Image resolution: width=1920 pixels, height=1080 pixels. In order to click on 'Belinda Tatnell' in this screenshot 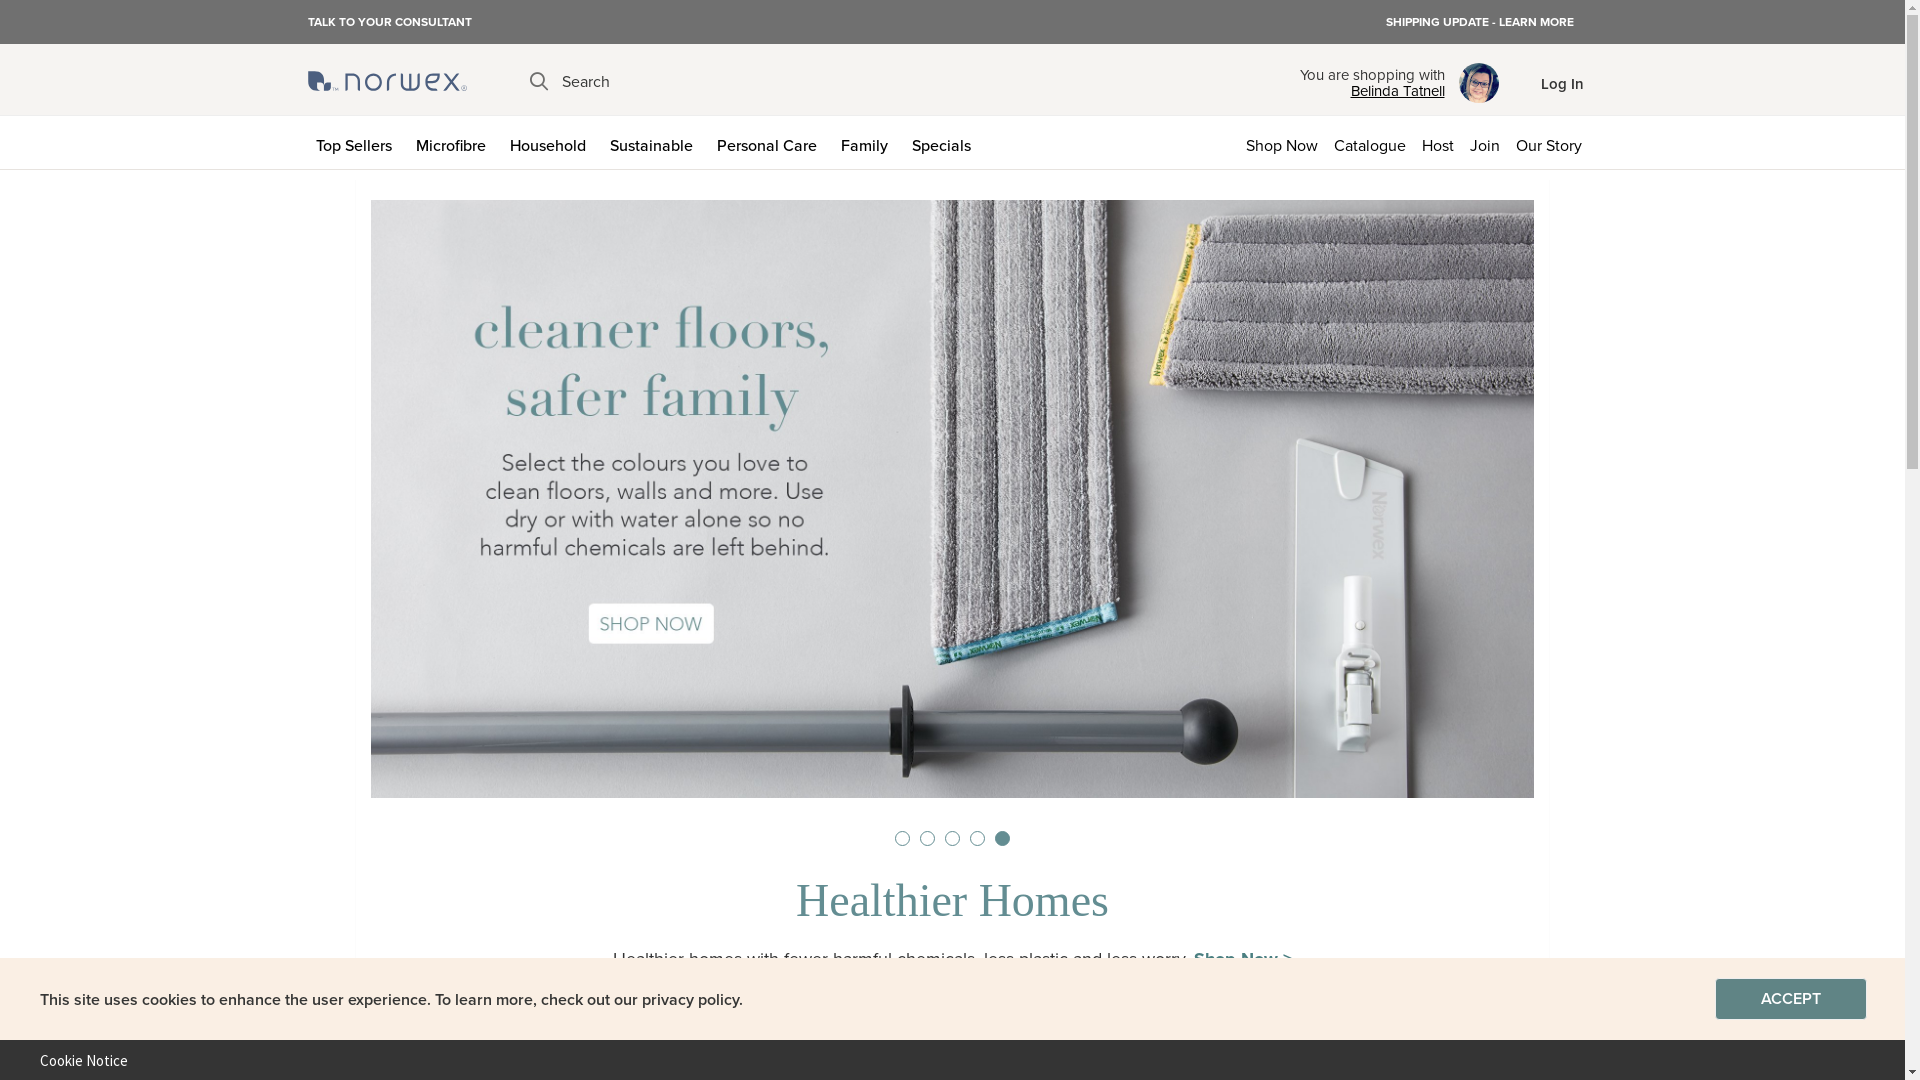, I will do `click(1371, 91)`.